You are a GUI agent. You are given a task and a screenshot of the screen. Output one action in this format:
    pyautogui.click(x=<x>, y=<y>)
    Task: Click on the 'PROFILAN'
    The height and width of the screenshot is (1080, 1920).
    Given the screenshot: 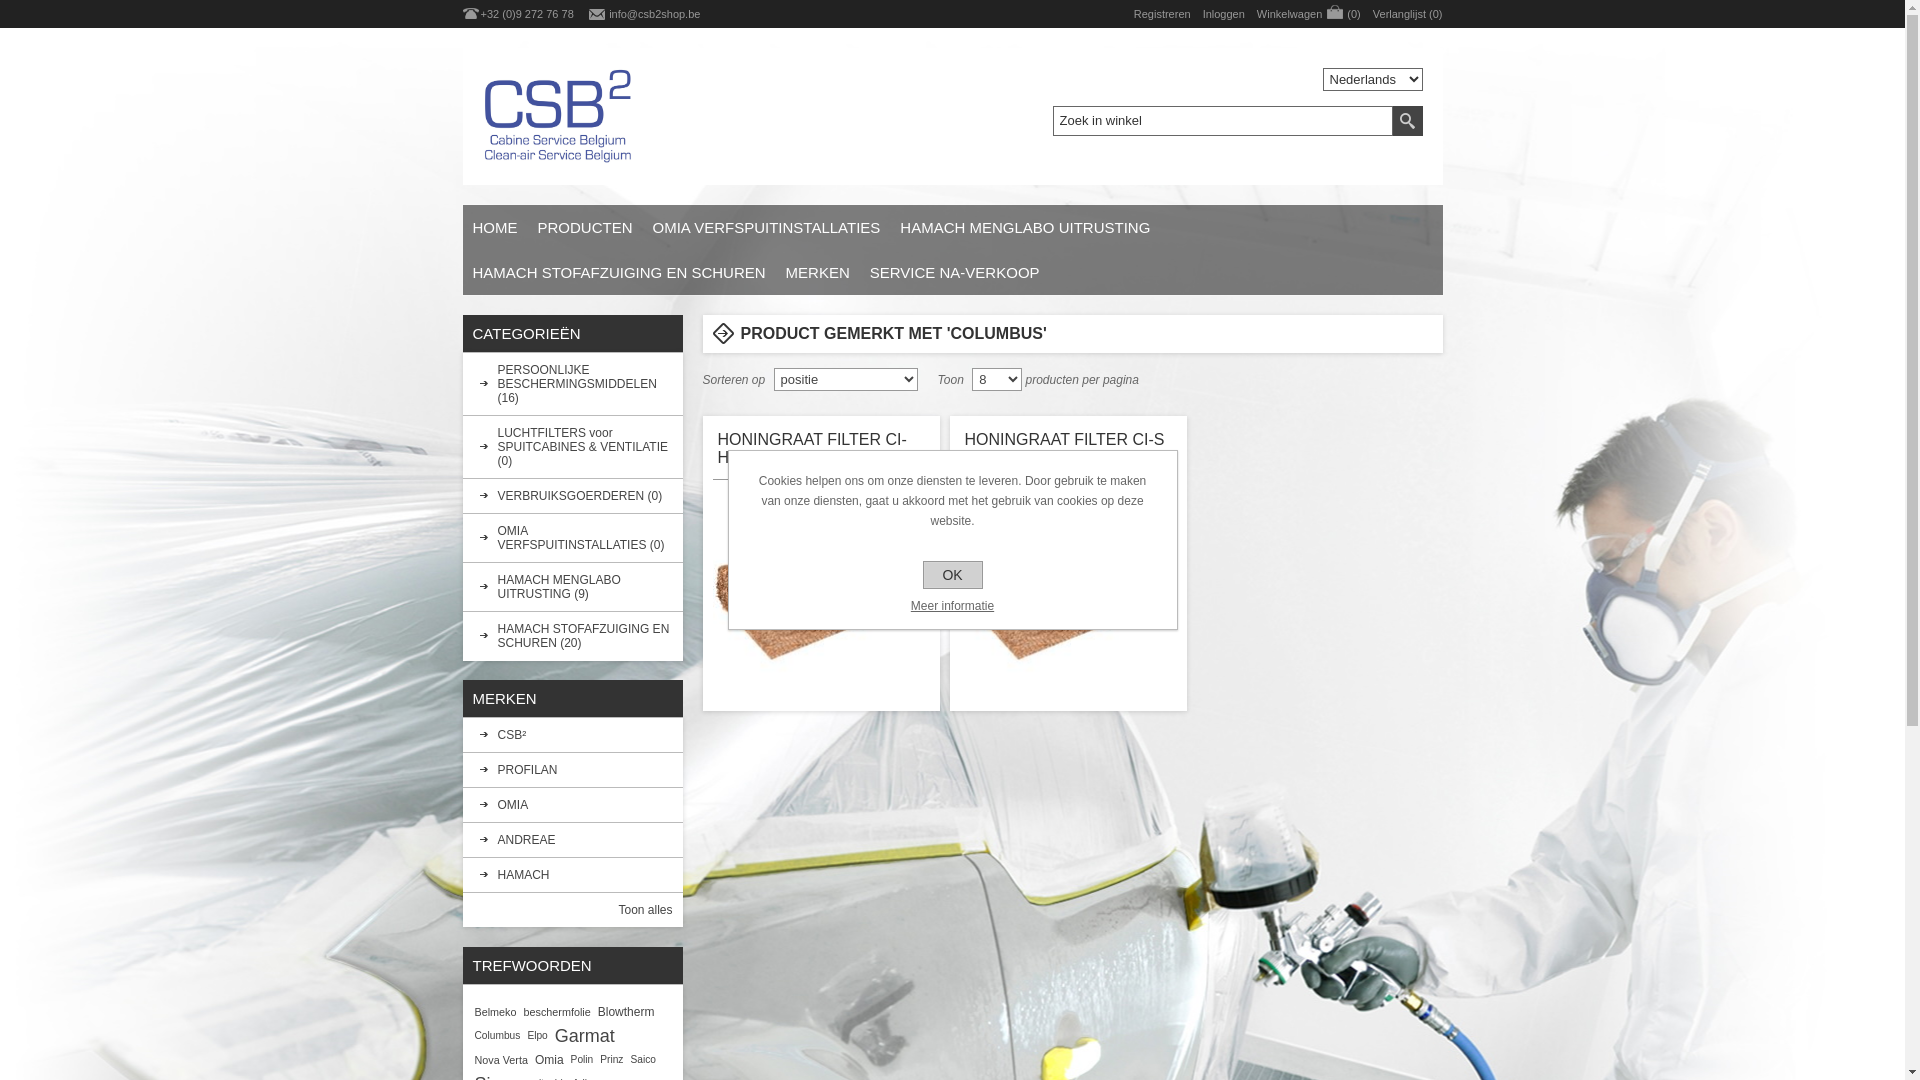 What is the action you would take?
    pyautogui.click(x=570, y=769)
    